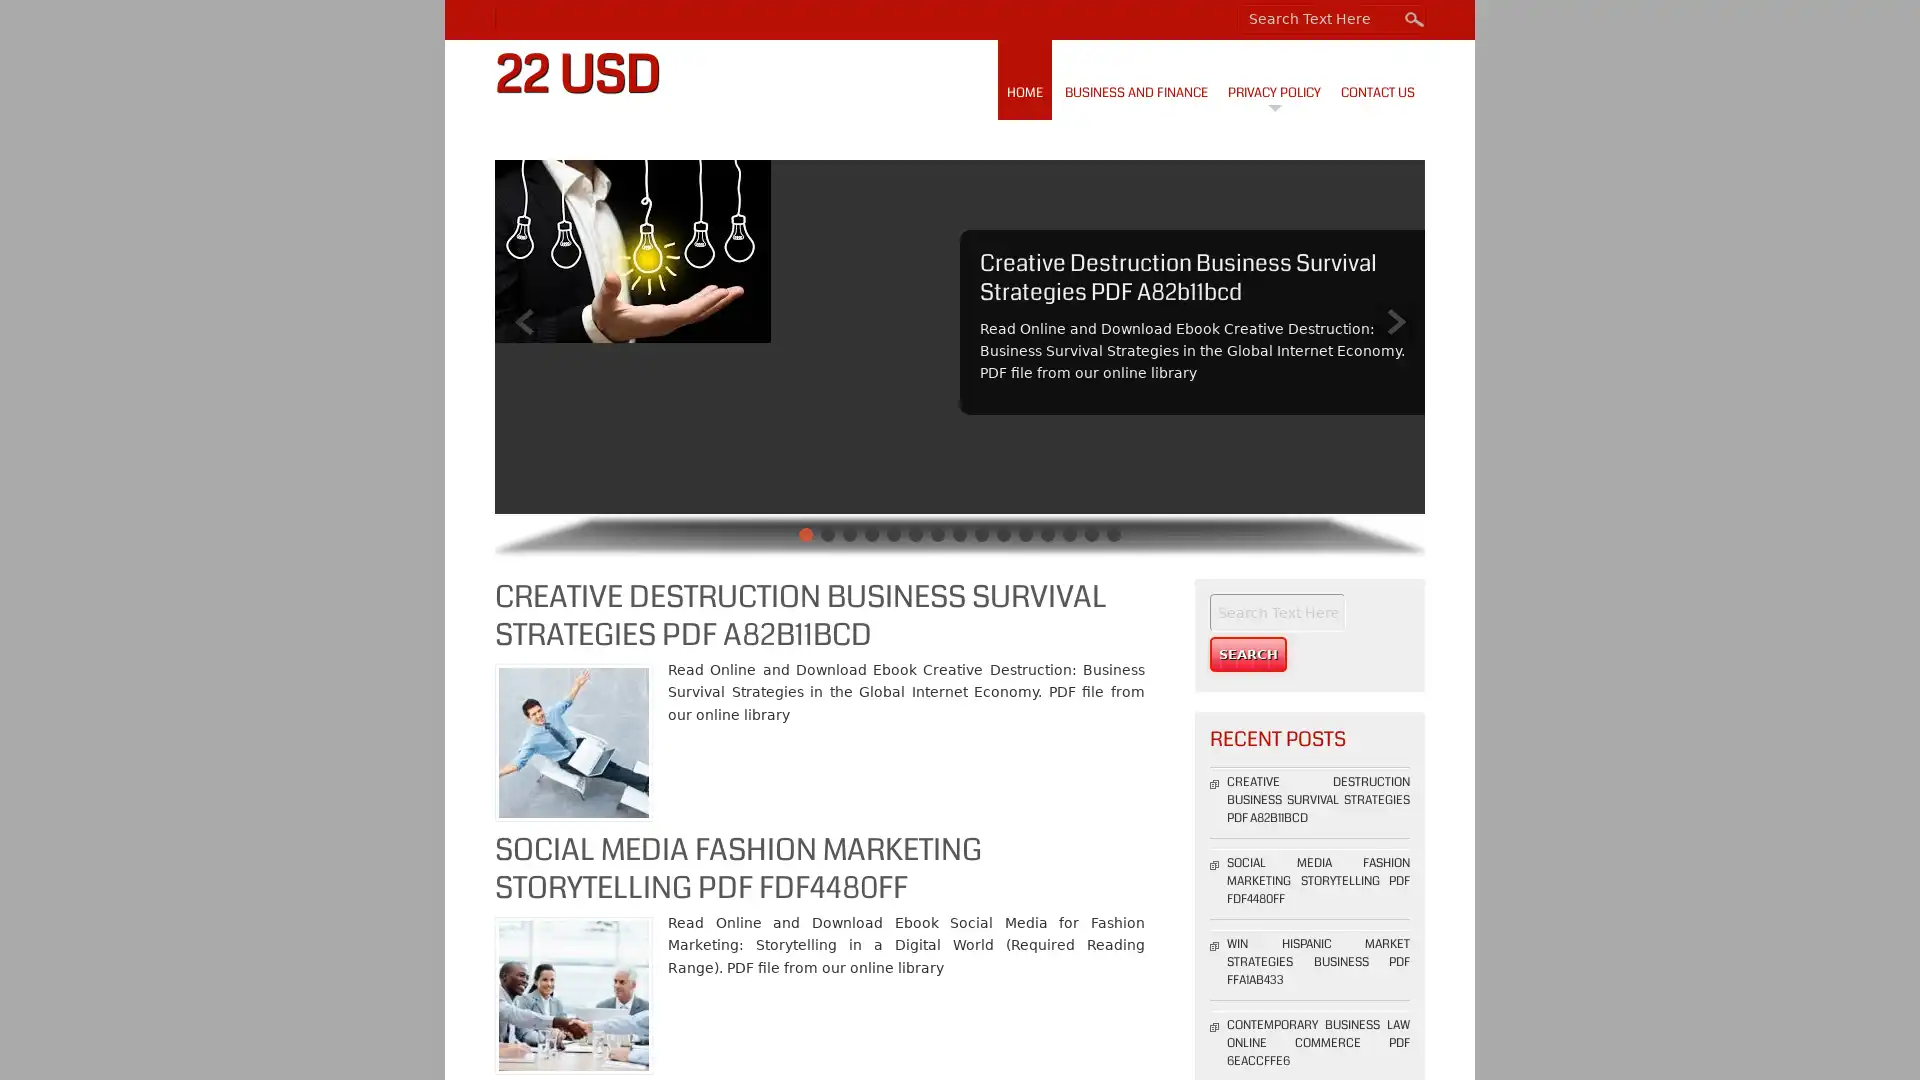 The height and width of the screenshot is (1080, 1920). Describe the element at coordinates (1247, 654) in the screenshot. I see `Search` at that location.